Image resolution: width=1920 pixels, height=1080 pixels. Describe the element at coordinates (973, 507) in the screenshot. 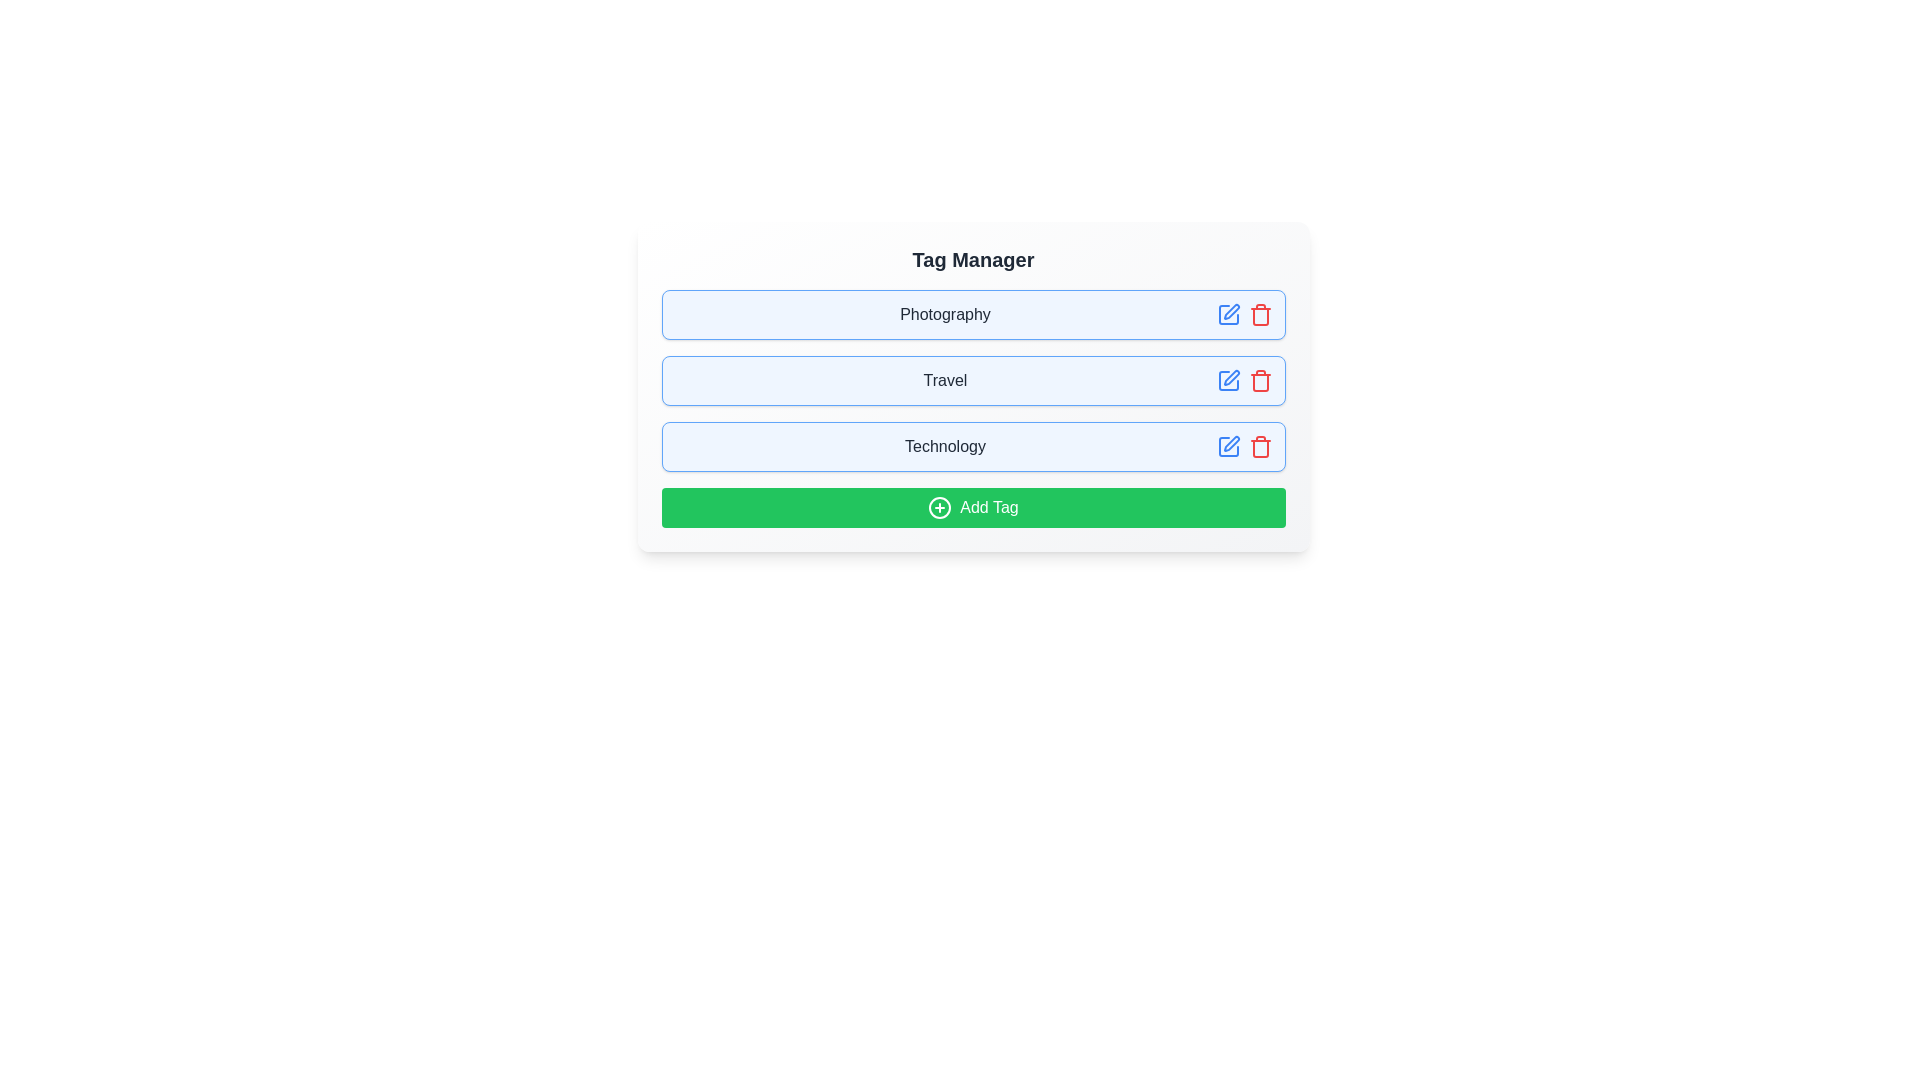

I see `the 'Add Tag' button to add a new tag` at that location.